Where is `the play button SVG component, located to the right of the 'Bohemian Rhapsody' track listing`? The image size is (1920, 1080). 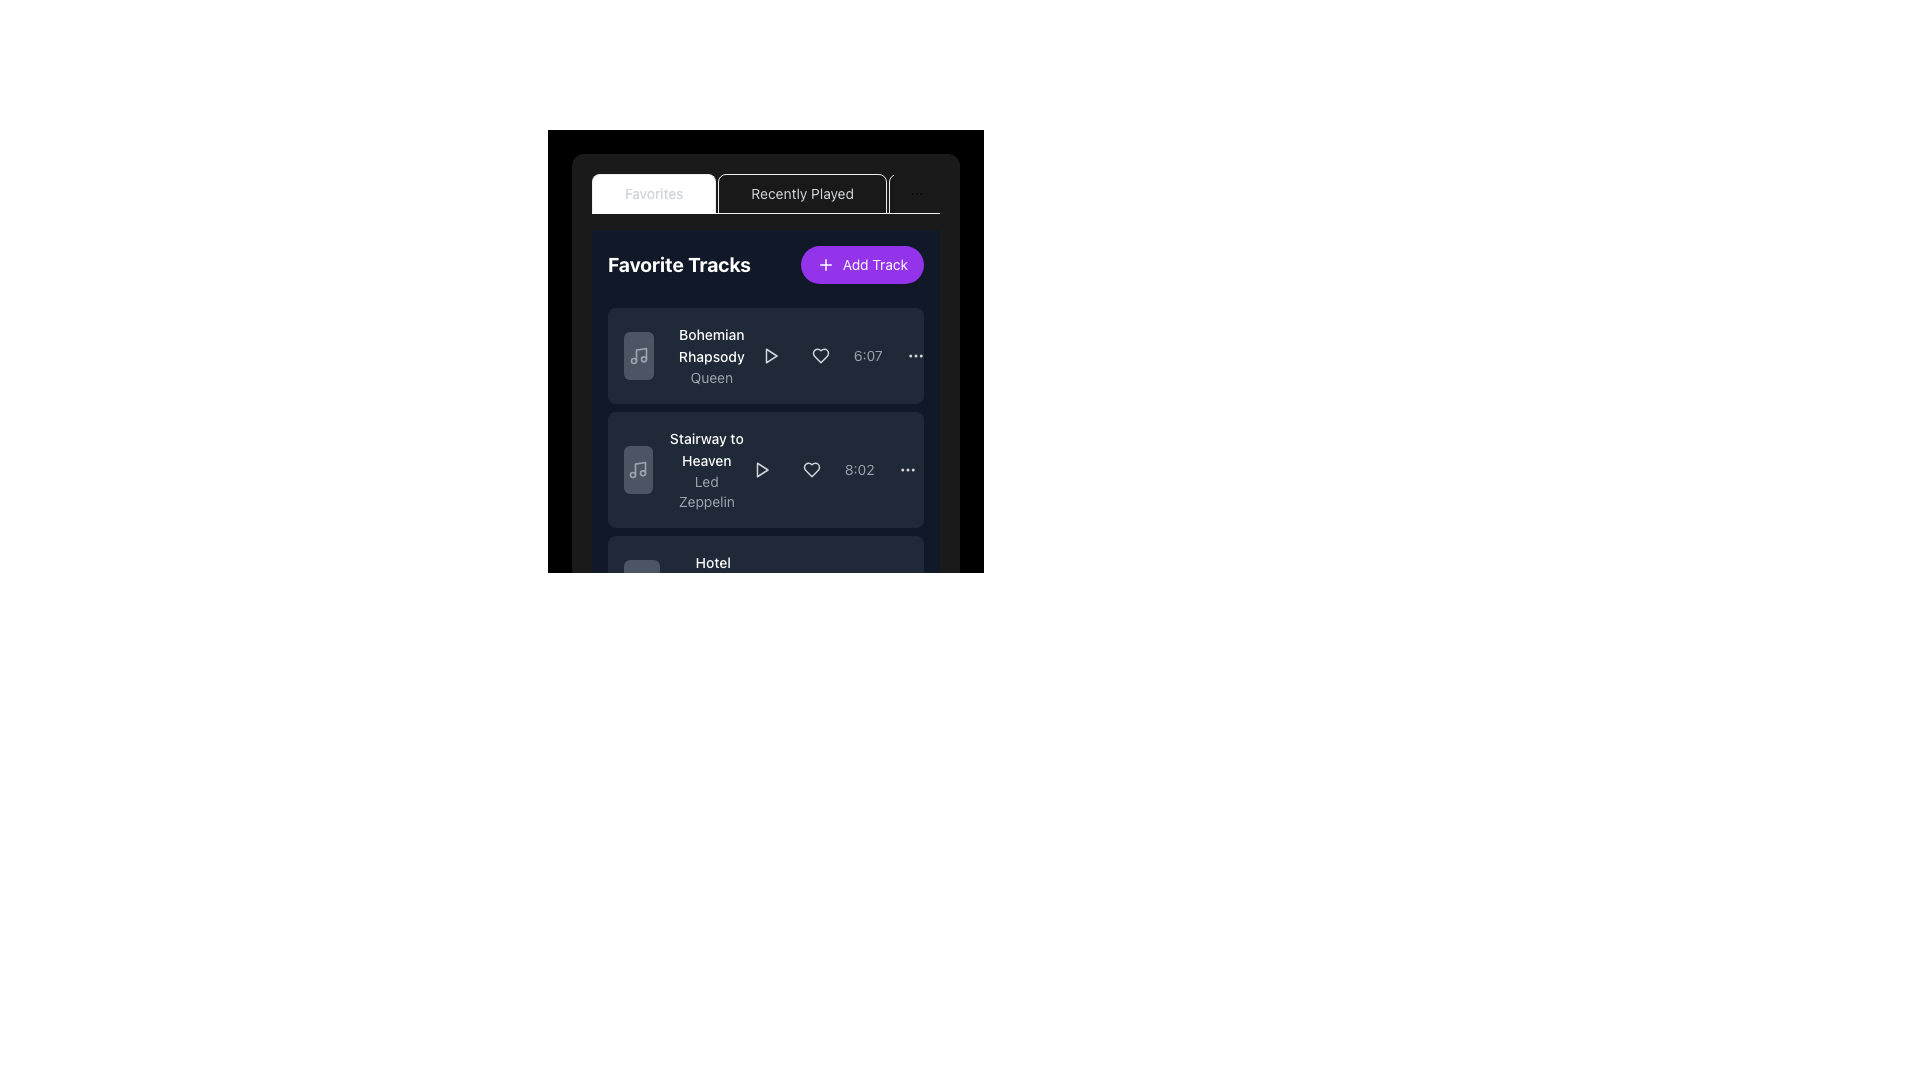 the play button SVG component, located to the right of the 'Bohemian Rhapsody' track listing is located at coordinates (770, 354).